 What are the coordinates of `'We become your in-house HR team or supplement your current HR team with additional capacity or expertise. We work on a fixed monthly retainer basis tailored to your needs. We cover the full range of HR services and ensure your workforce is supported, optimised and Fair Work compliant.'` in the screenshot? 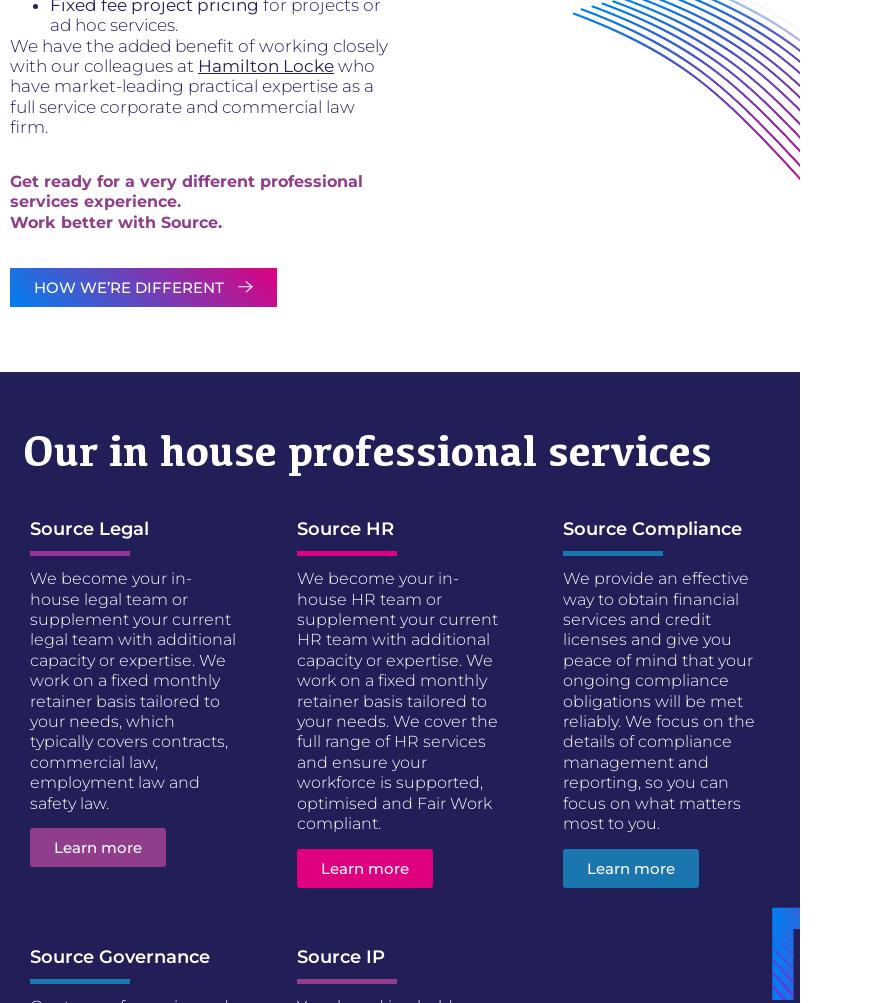 It's located at (396, 700).